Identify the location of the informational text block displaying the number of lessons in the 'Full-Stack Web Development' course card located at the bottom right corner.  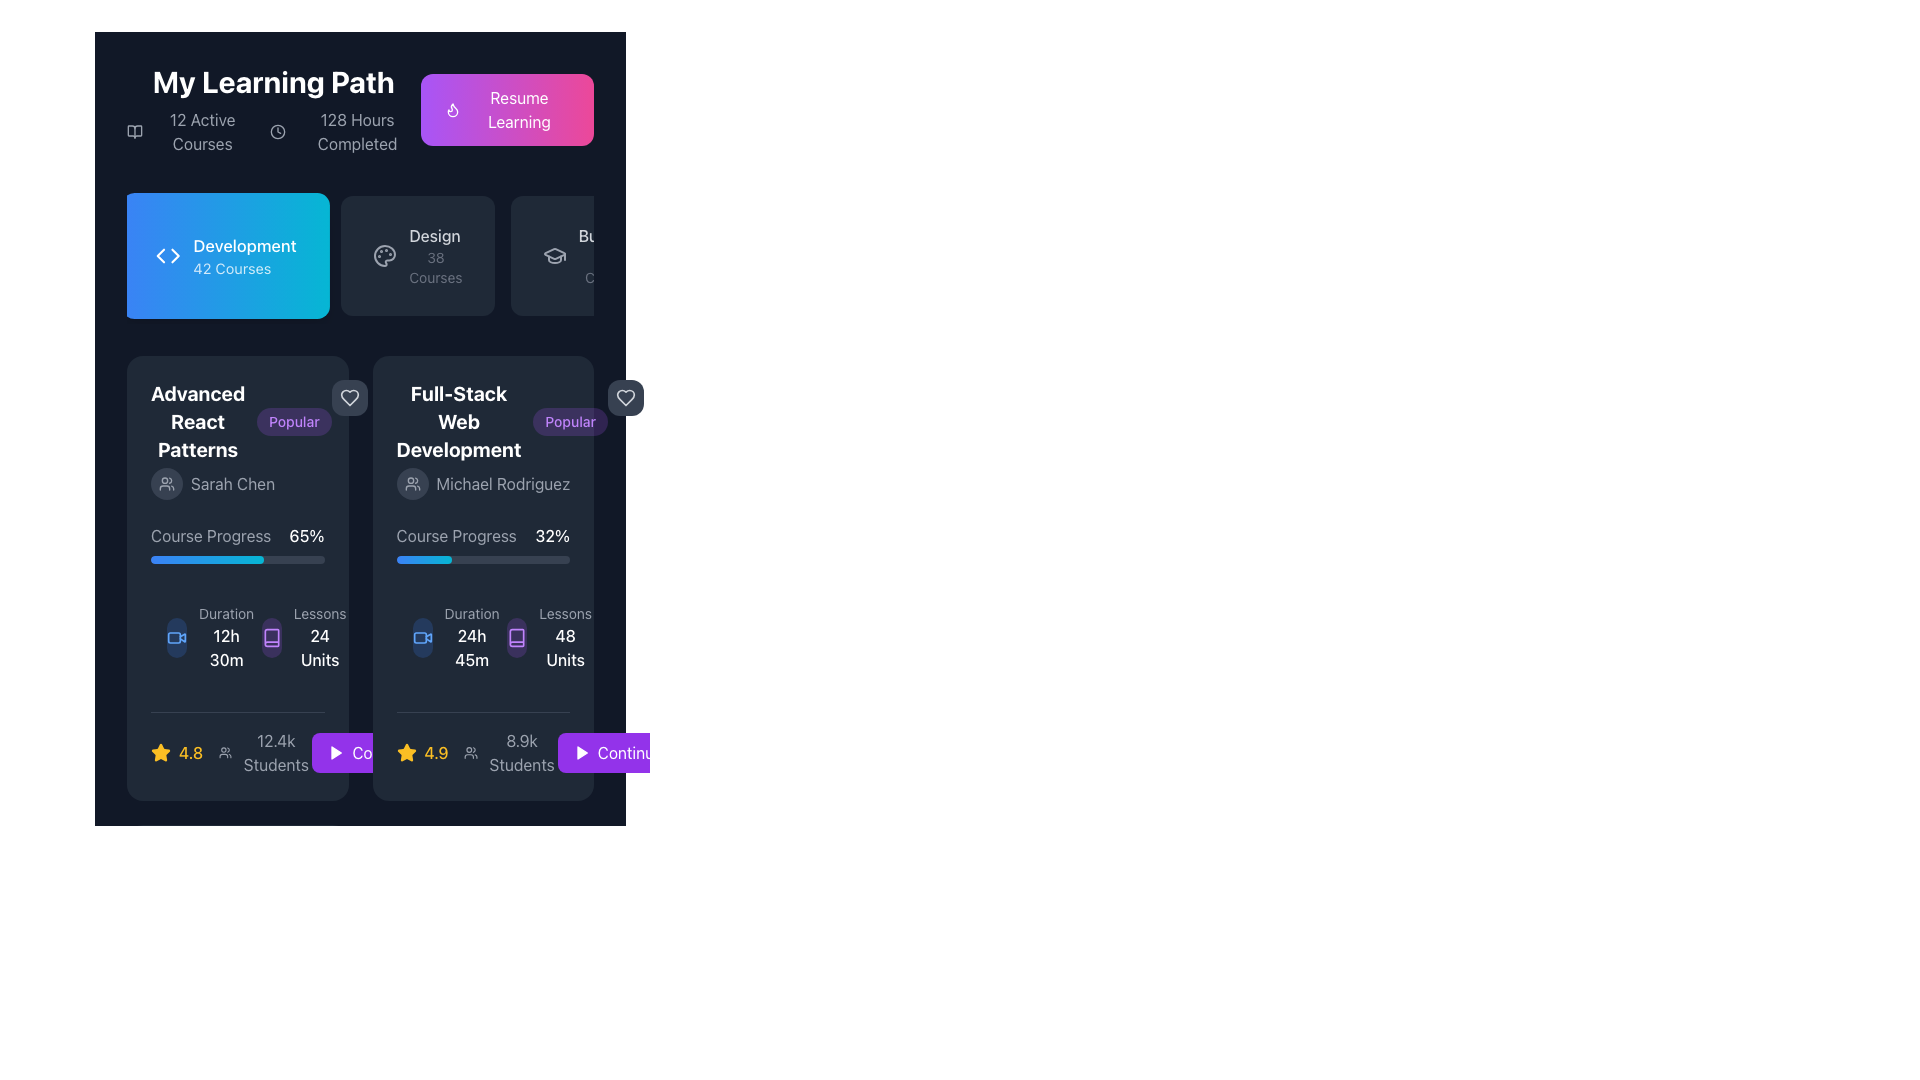
(564, 637).